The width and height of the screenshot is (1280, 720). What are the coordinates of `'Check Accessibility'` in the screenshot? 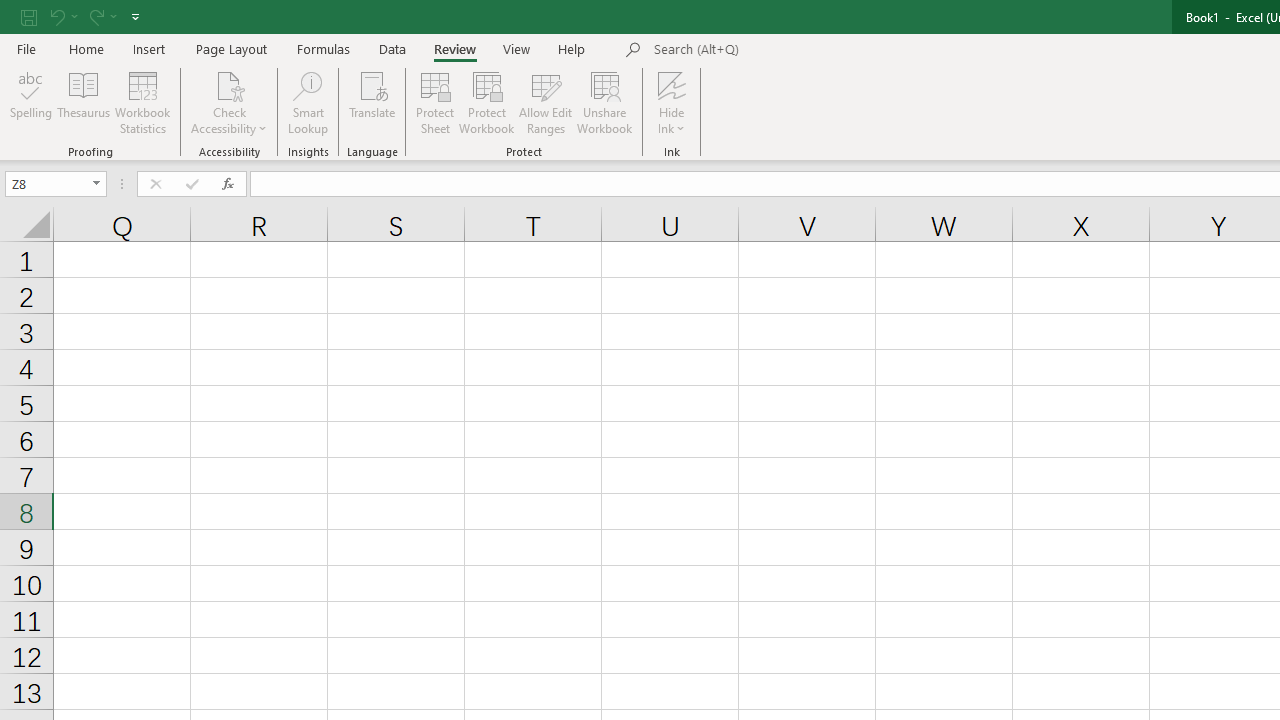 It's located at (229, 103).